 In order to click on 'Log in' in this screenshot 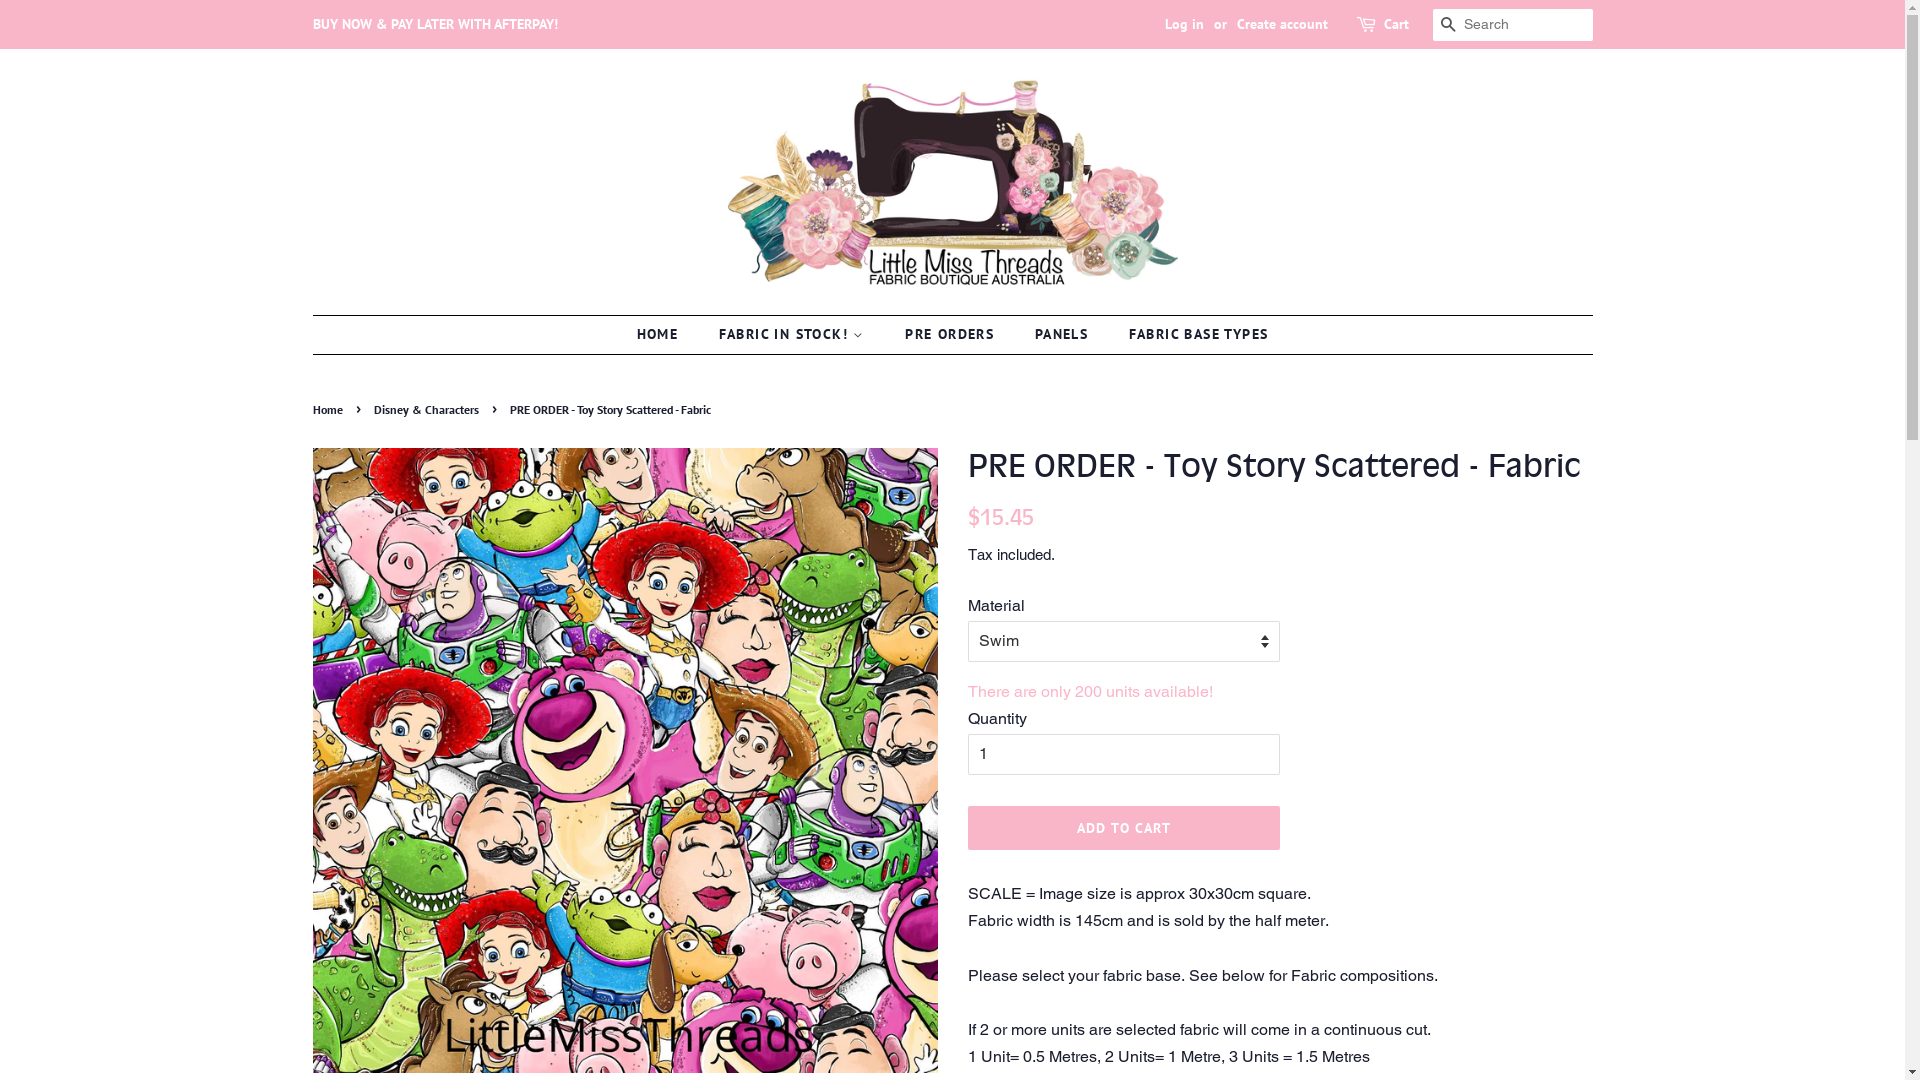, I will do `click(1183, 23)`.